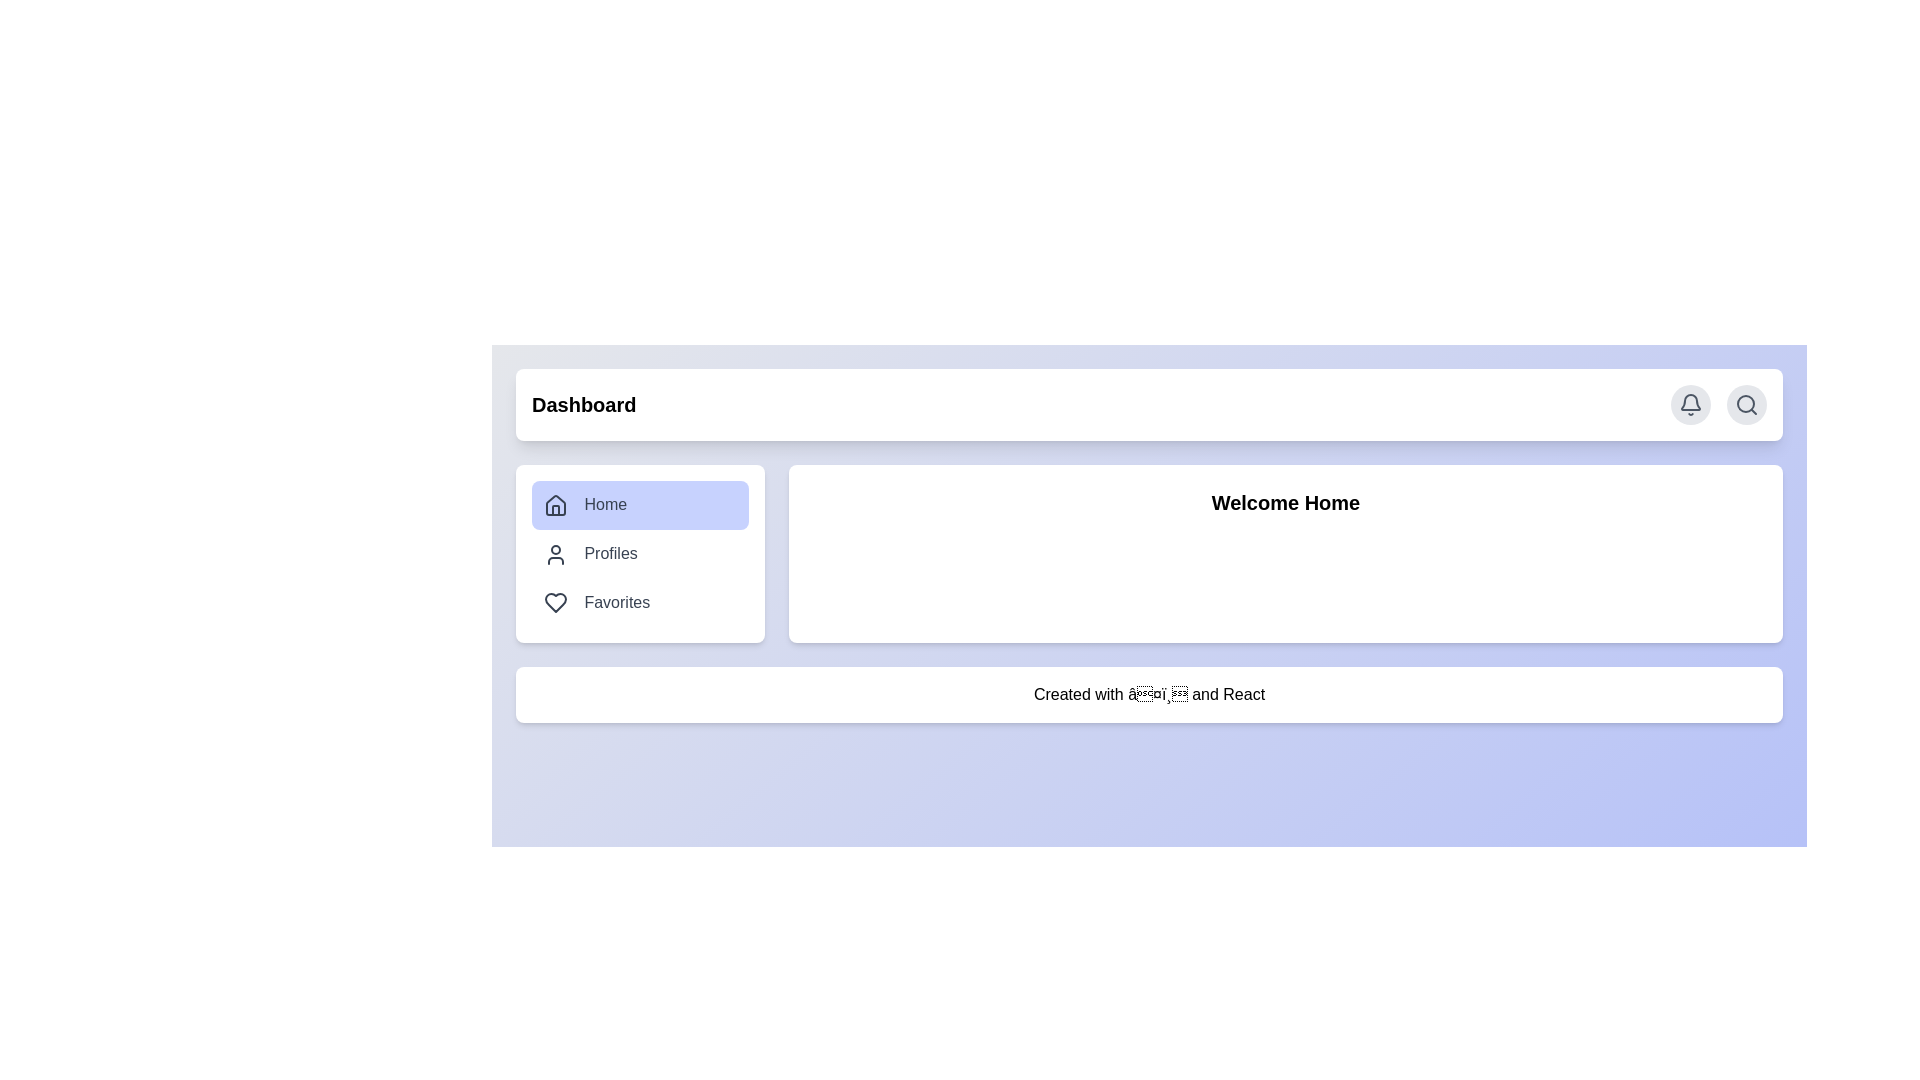 This screenshot has height=1080, width=1920. I want to click on the second button in the top-right corner of the layout, which is located to the right of the bell icon button, so click(1746, 405).